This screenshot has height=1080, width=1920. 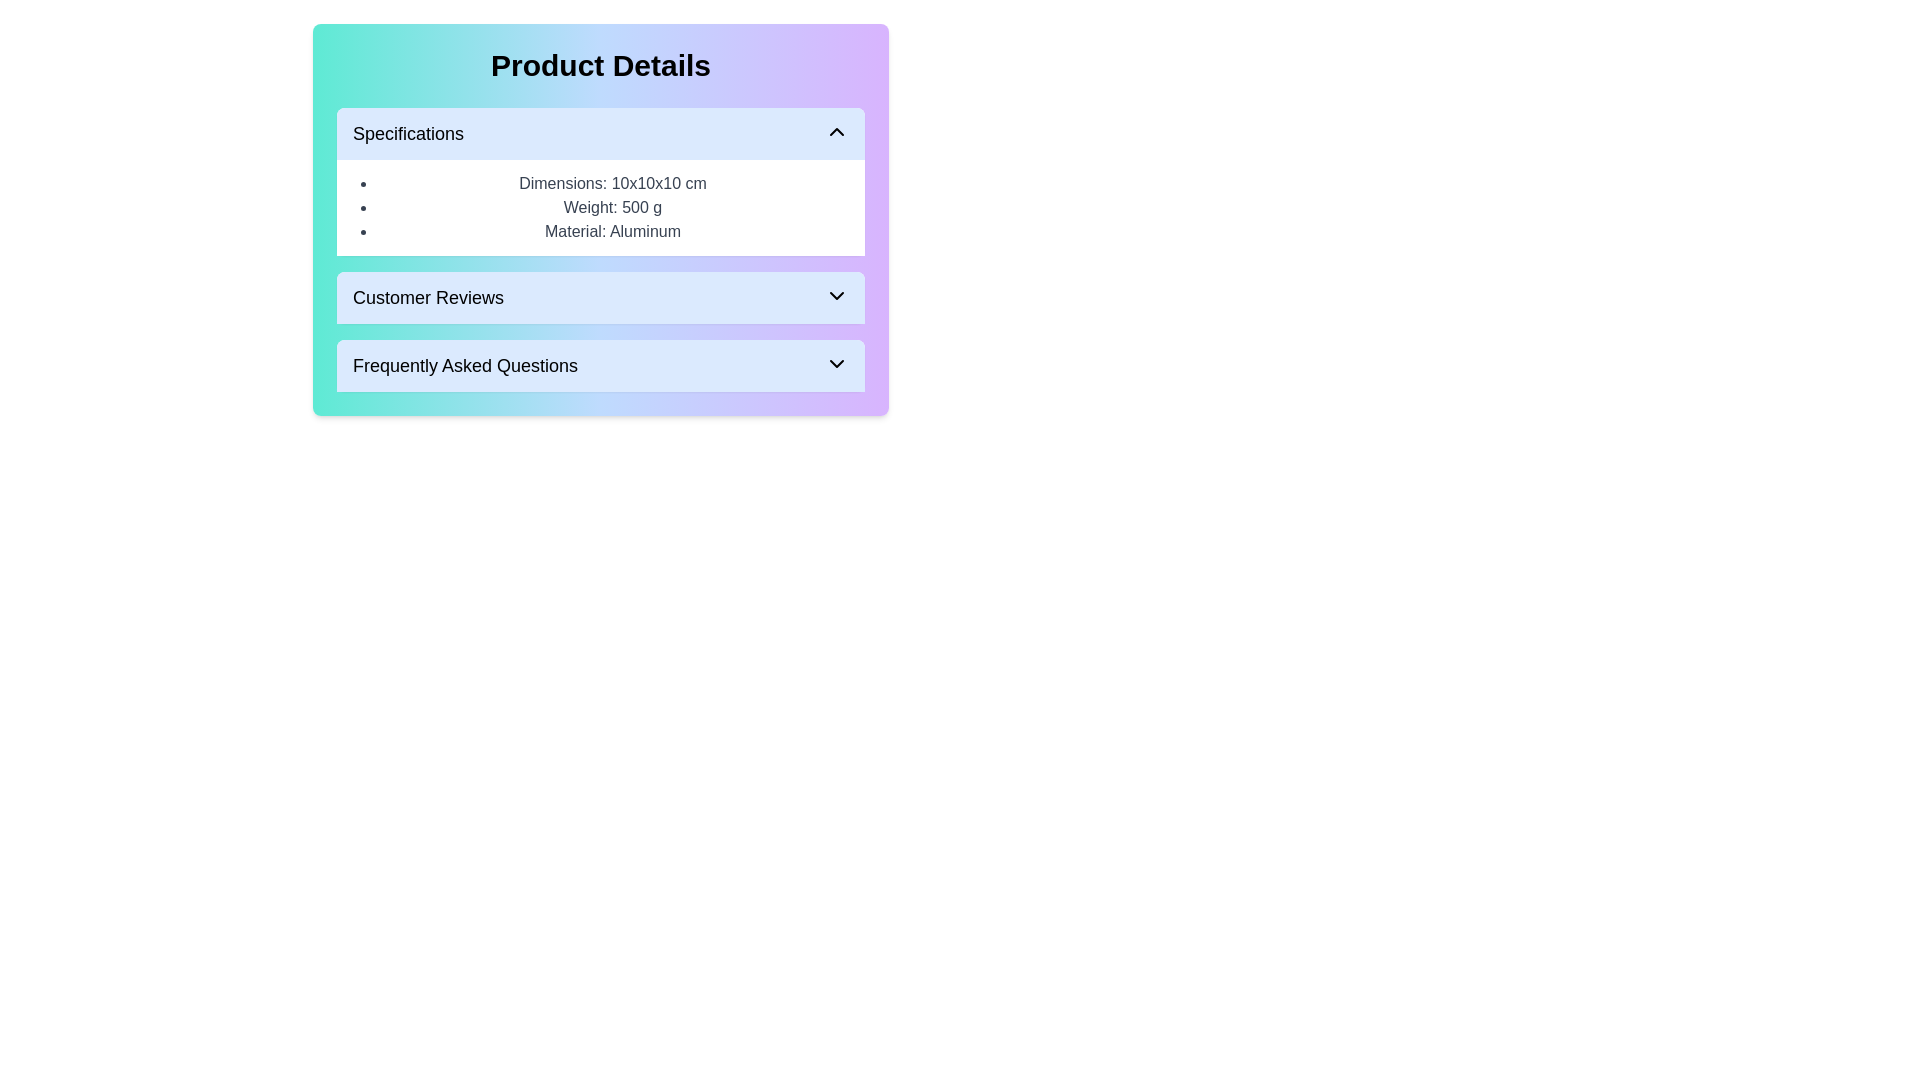 What do you see at coordinates (599, 208) in the screenshot?
I see `contents of the bulleted list under the 'Specifications' header in the 'Product Details' section, which includes items: 'Dimensions: 10x10x10 cm', 'Weight: 500 g', and 'Material: Aluminum'` at bounding box center [599, 208].